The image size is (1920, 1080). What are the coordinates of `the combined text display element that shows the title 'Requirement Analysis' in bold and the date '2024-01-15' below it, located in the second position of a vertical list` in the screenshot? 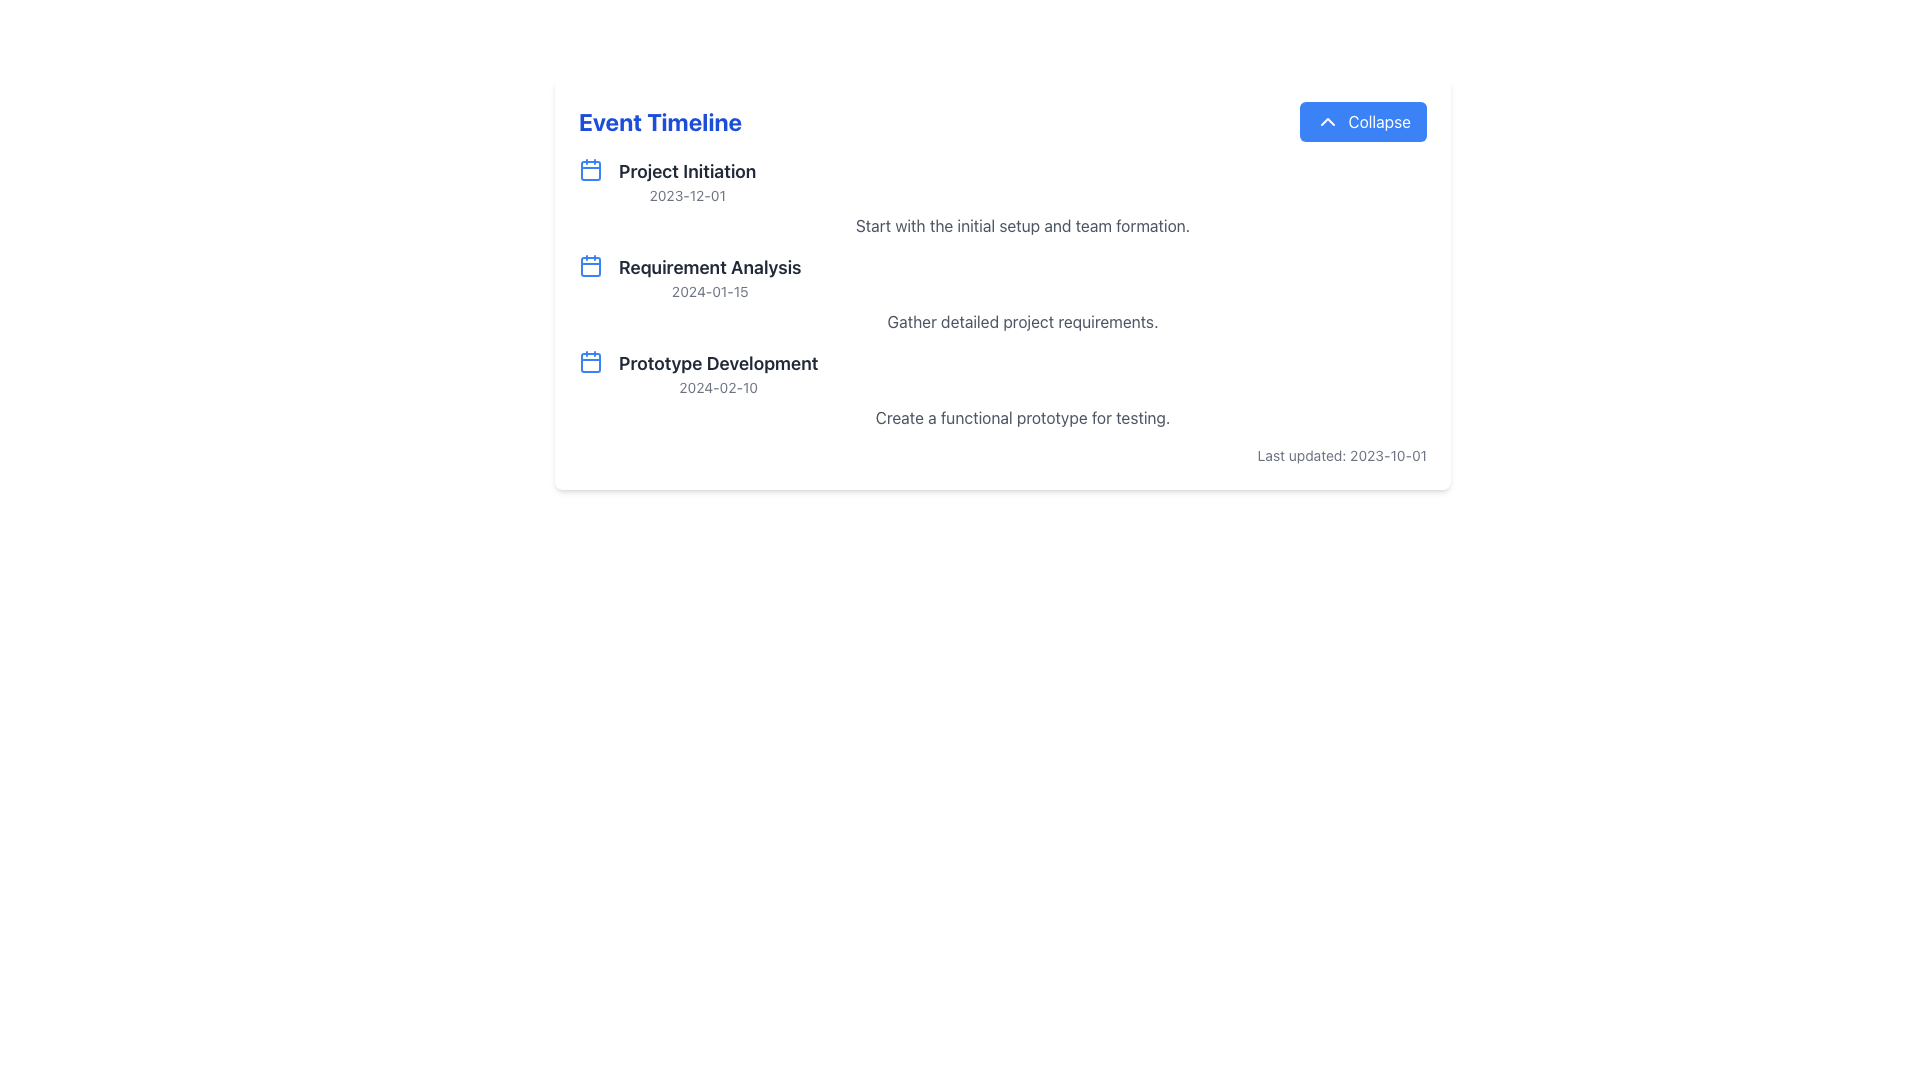 It's located at (710, 277).